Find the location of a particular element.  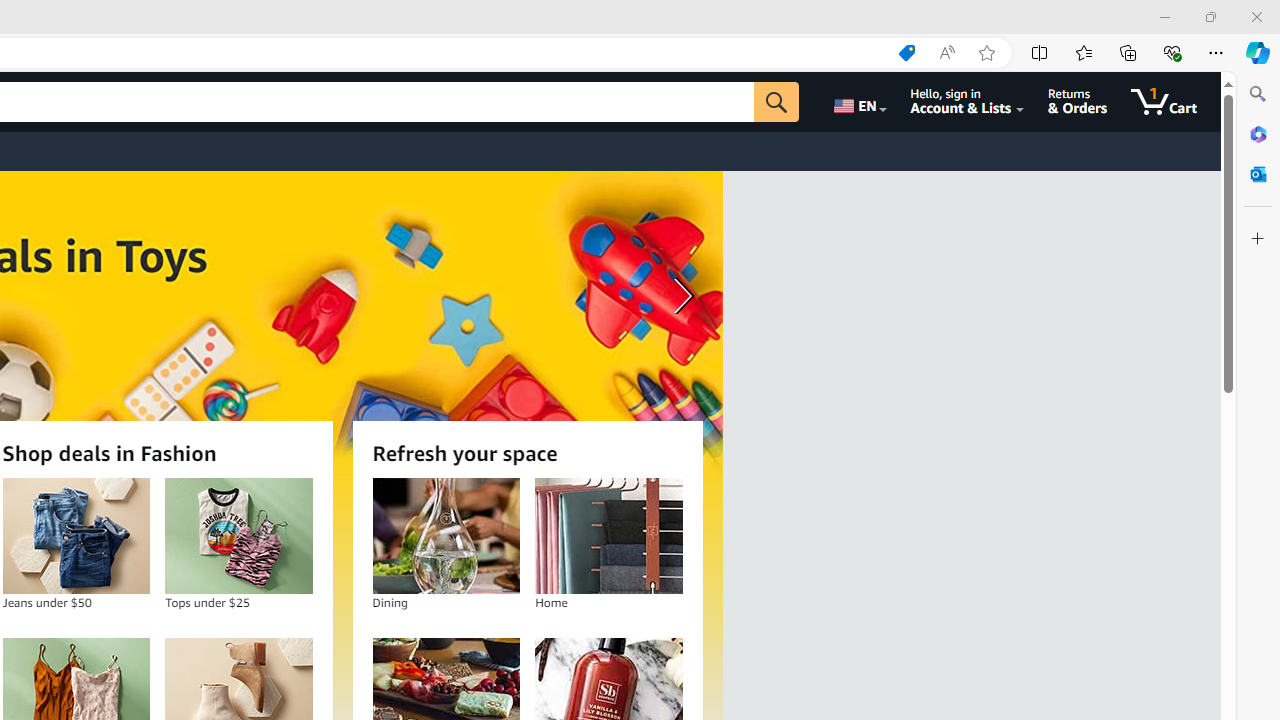

'Tops under $25' is located at coordinates (238, 535).